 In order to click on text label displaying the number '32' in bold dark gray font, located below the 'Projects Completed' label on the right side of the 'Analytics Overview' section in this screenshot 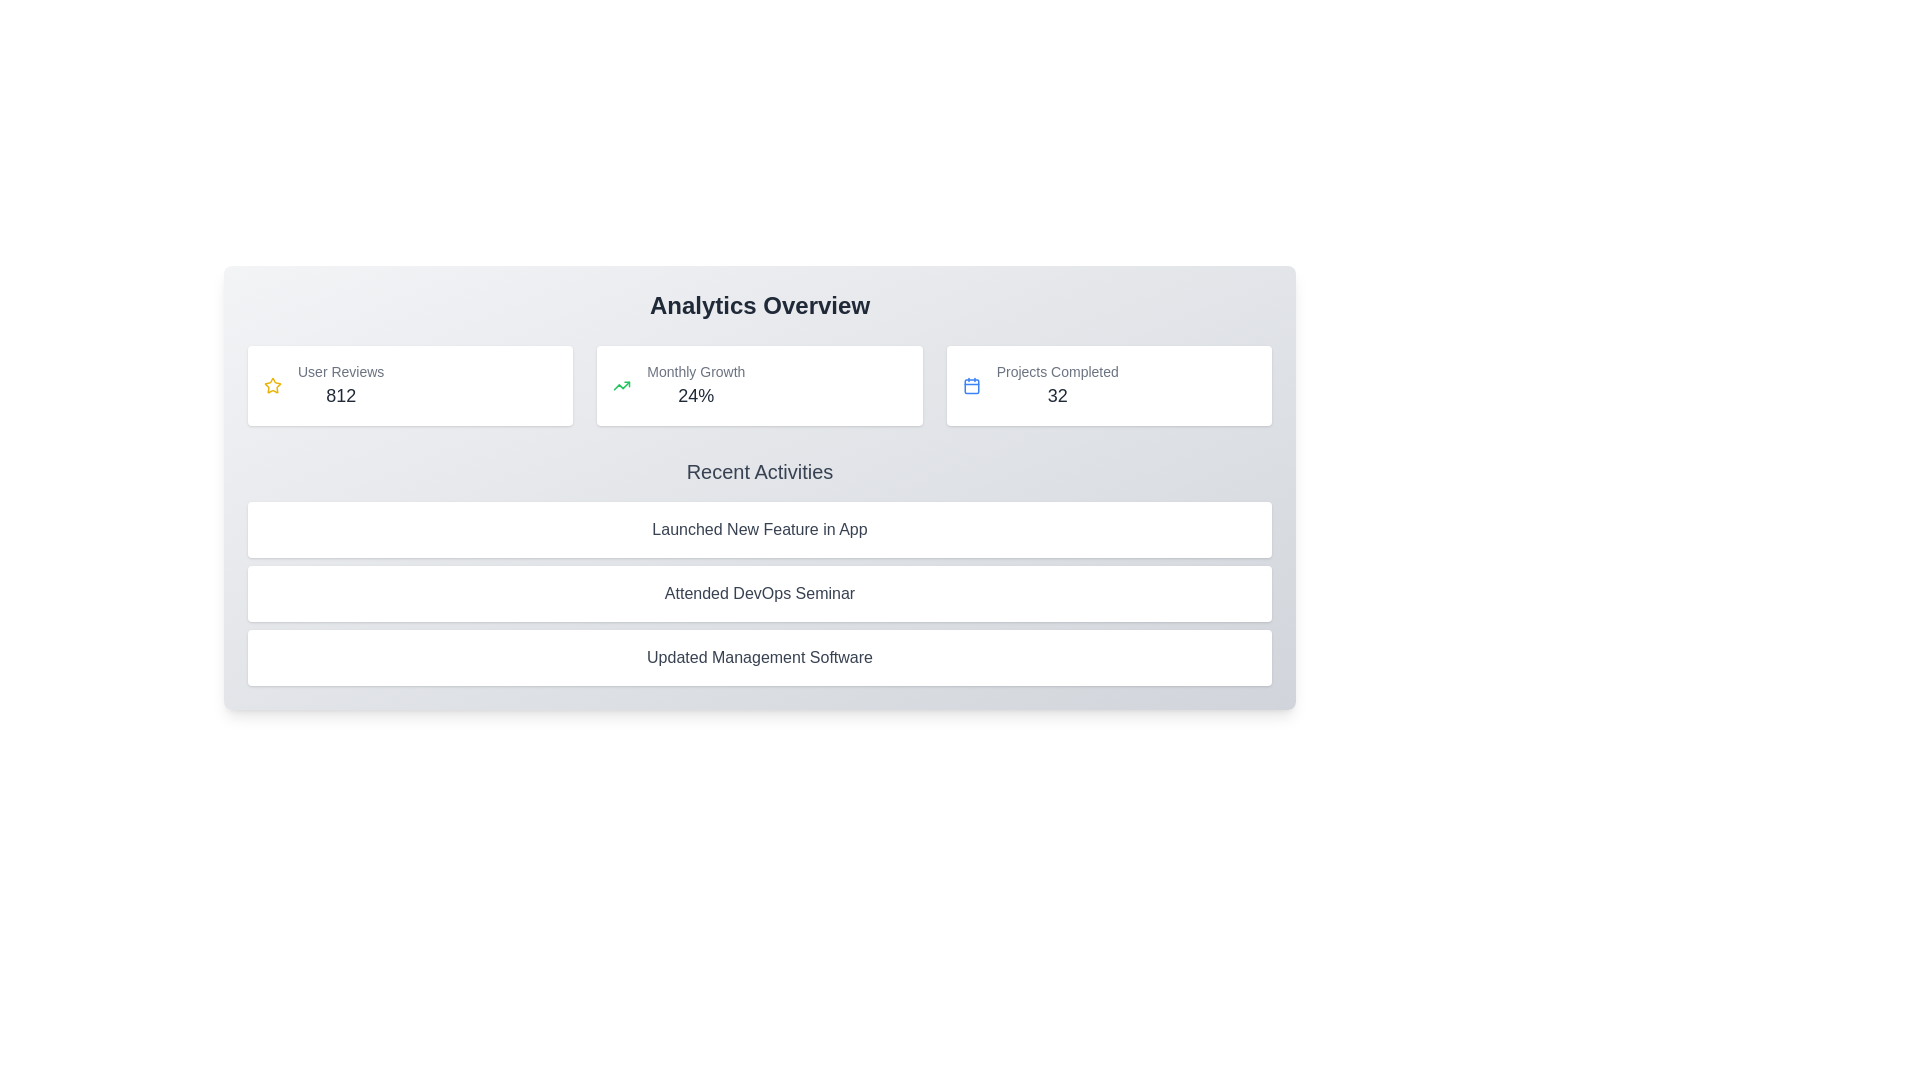, I will do `click(1056, 396)`.